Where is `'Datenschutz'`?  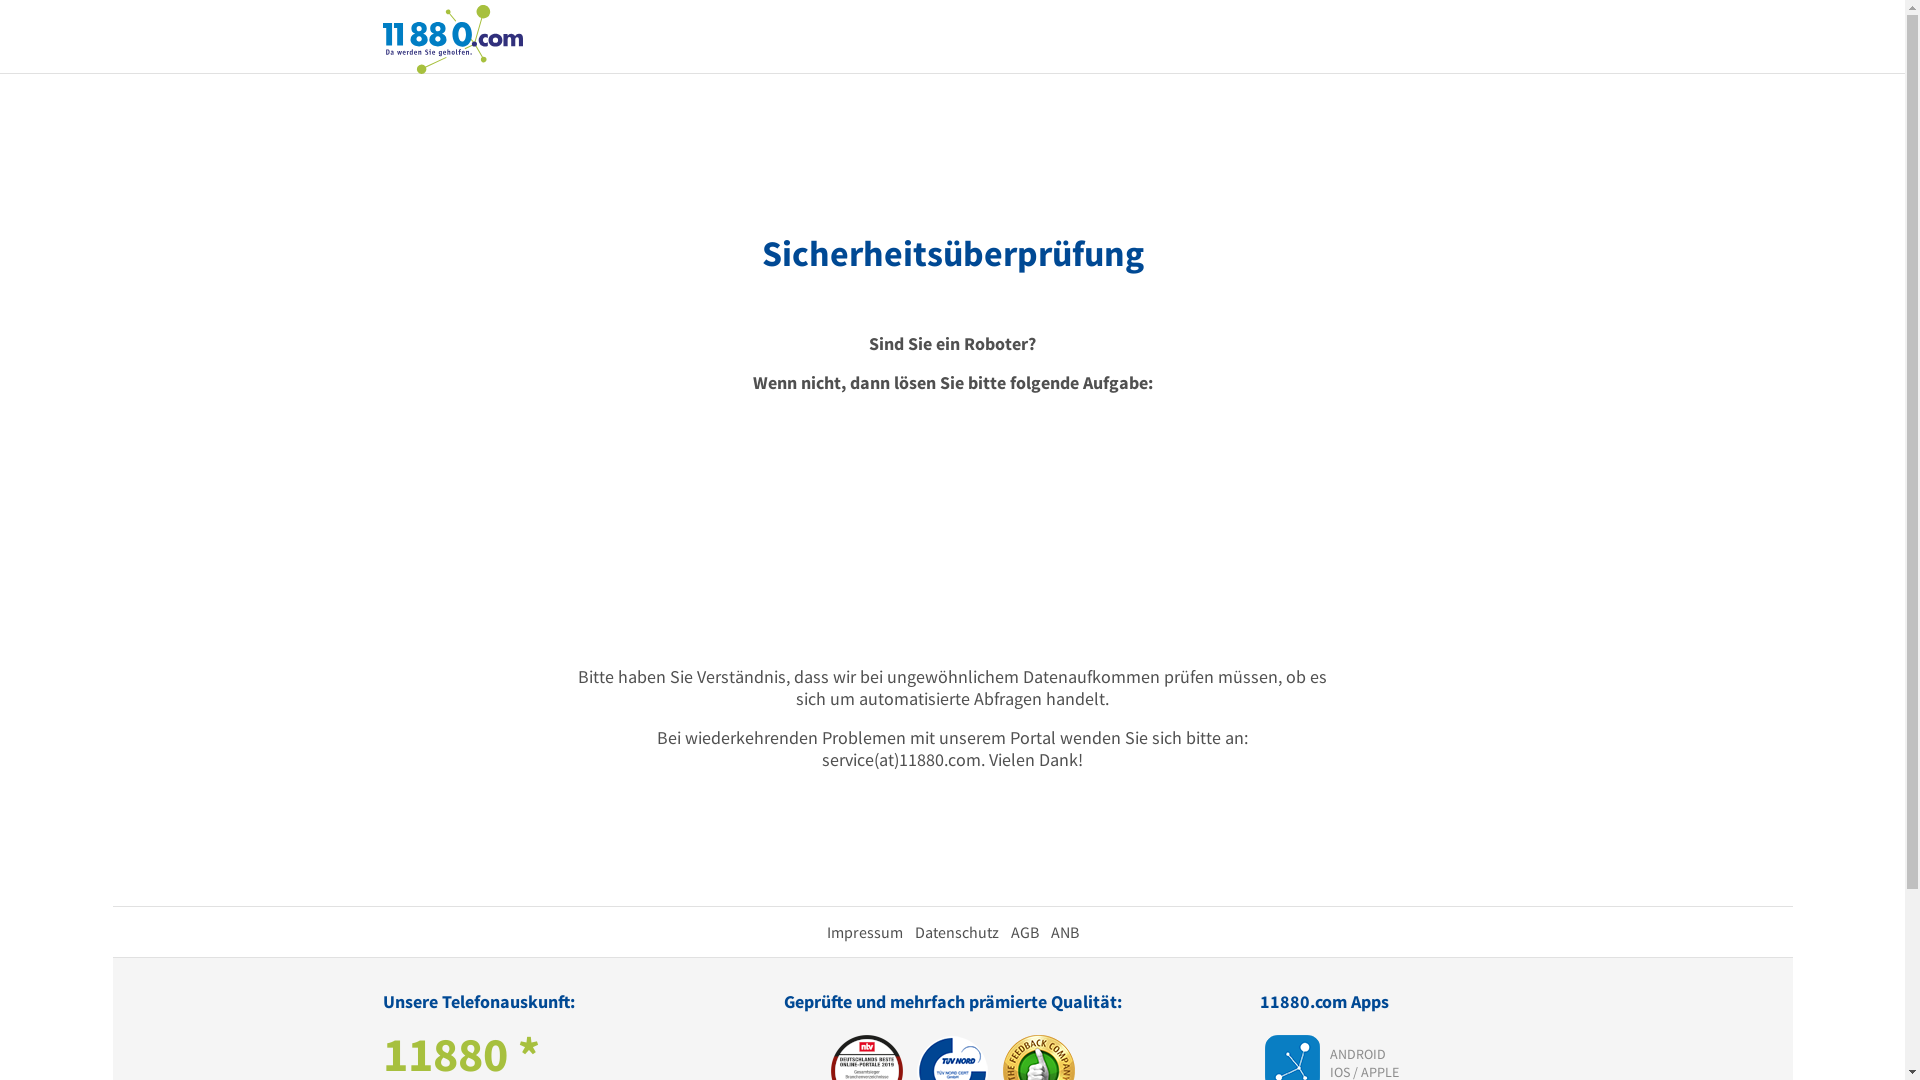
'Datenschutz' is located at coordinates (954, 932).